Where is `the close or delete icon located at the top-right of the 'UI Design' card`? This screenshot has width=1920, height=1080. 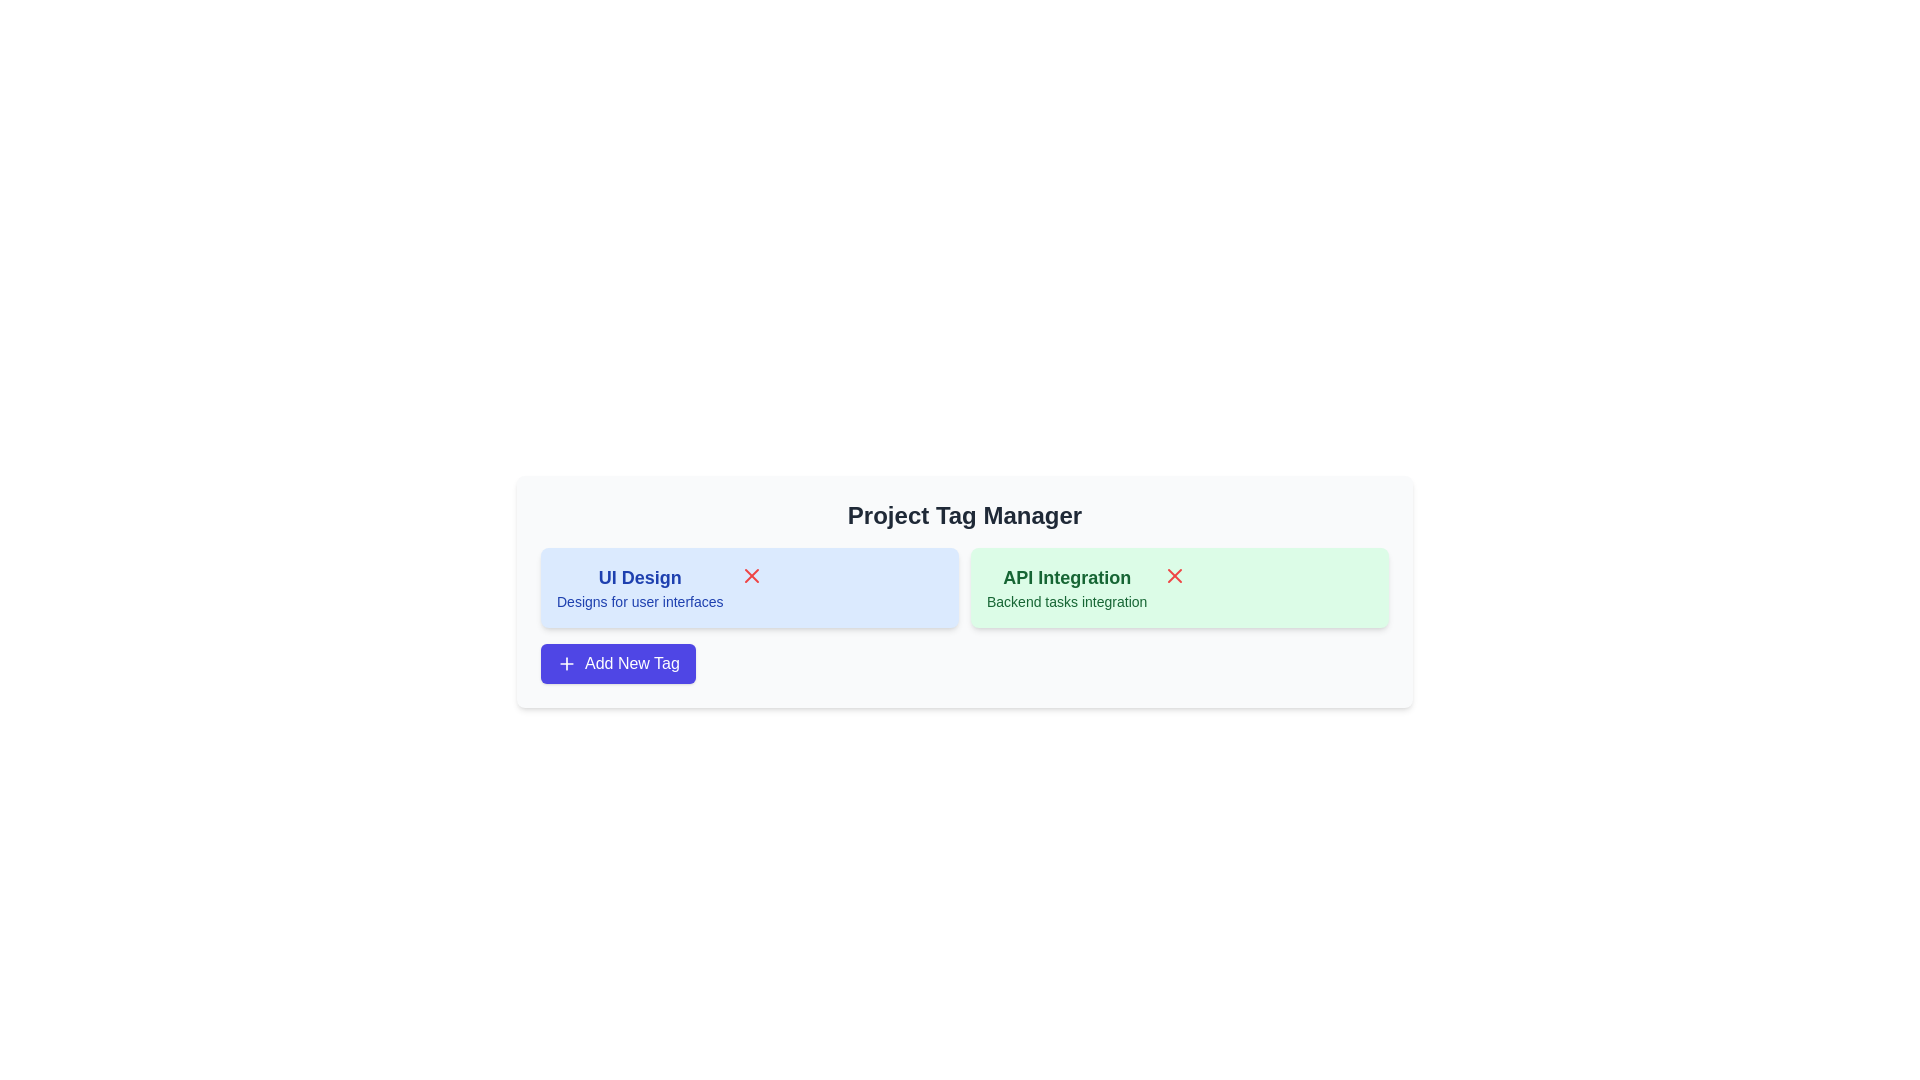
the close or delete icon located at the top-right of the 'UI Design' card is located at coordinates (750, 575).